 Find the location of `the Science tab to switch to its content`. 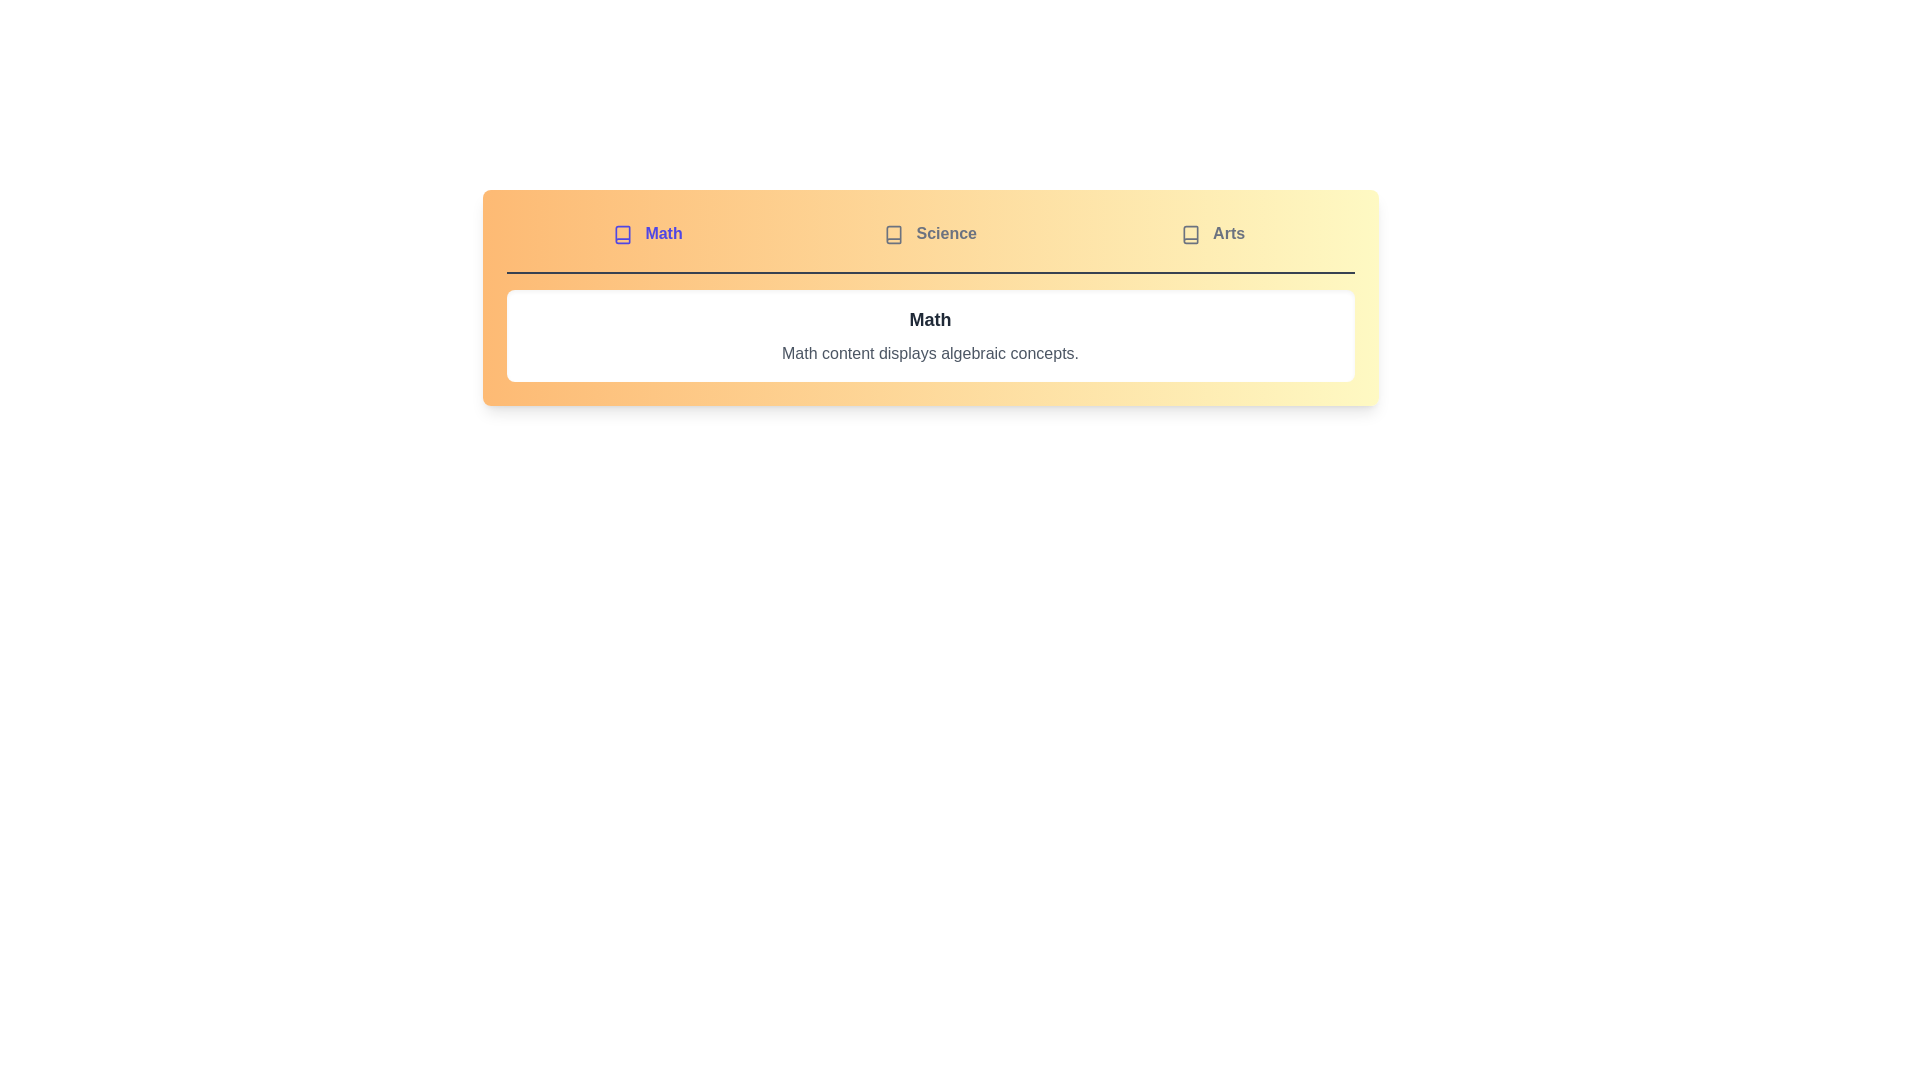

the Science tab to switch to its content is located at coordinates (929, 234).